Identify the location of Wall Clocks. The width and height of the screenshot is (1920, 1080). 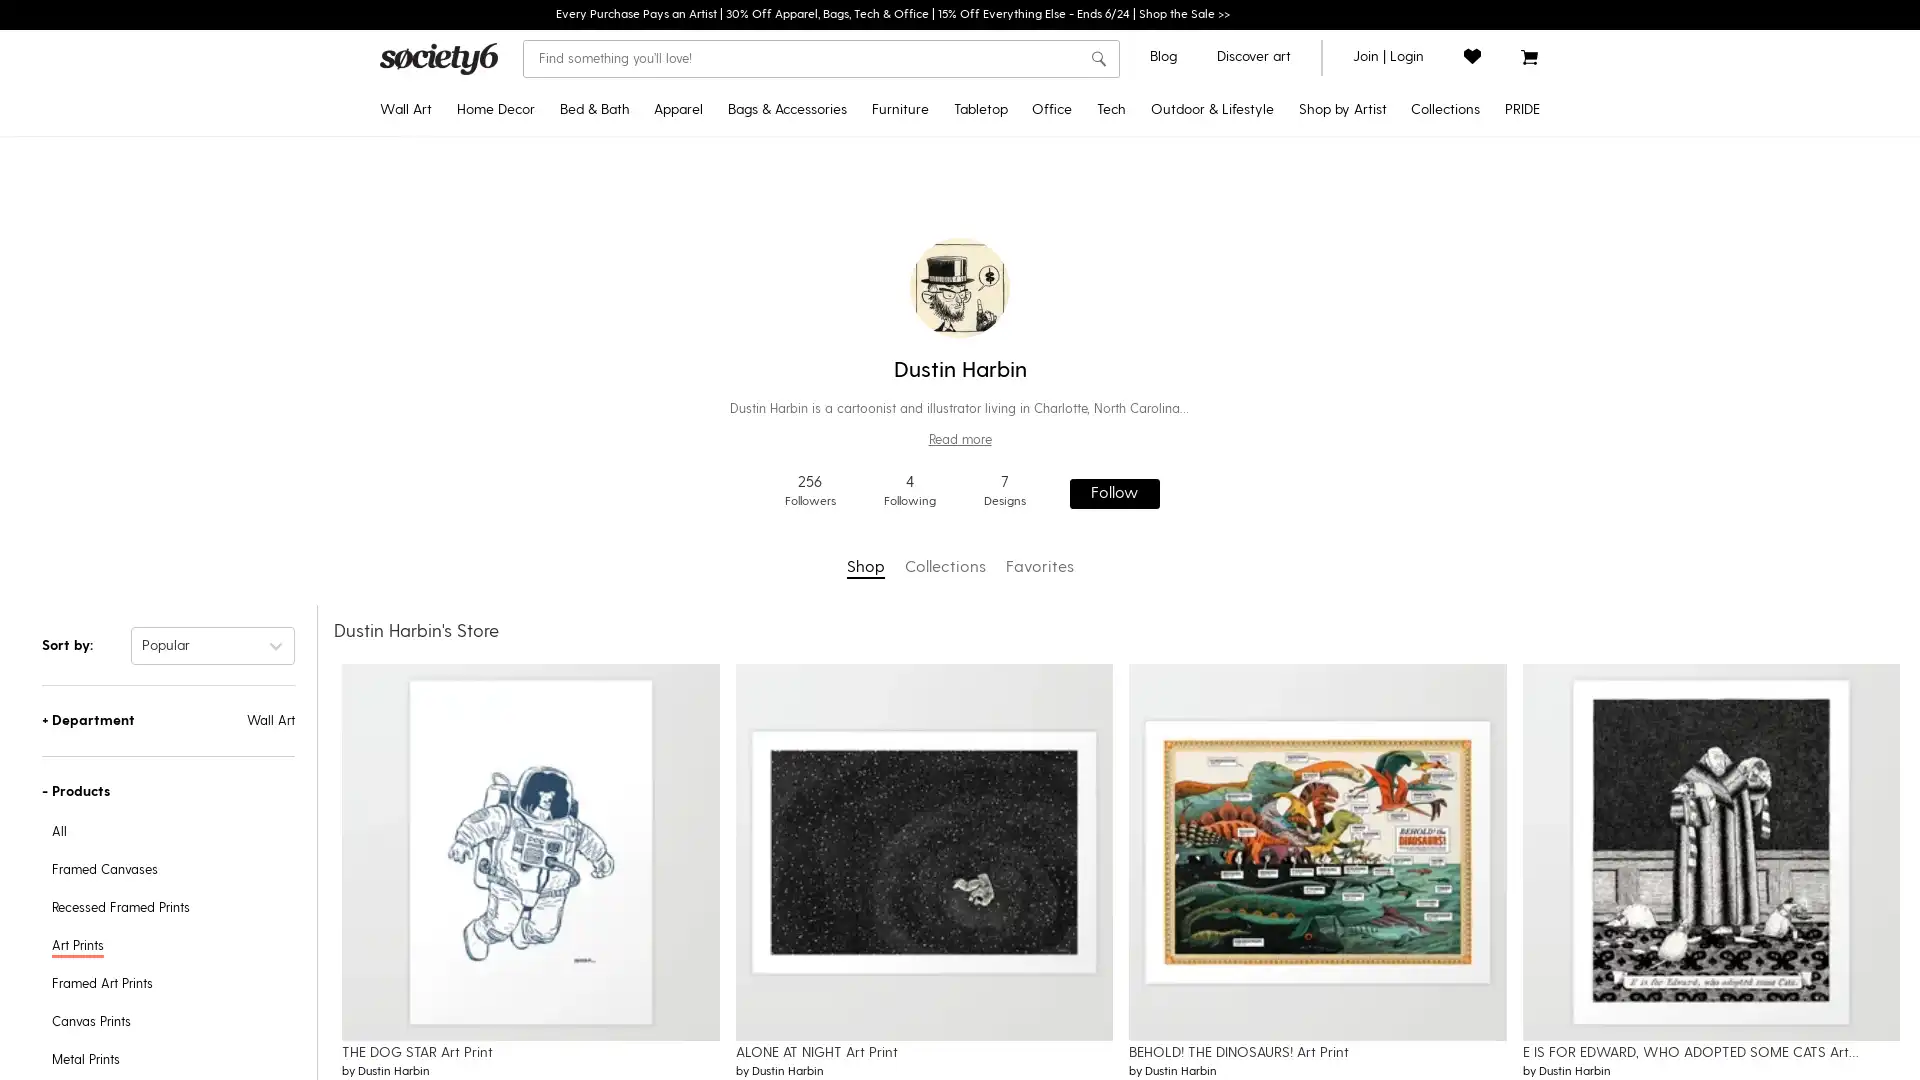
(533, 385).